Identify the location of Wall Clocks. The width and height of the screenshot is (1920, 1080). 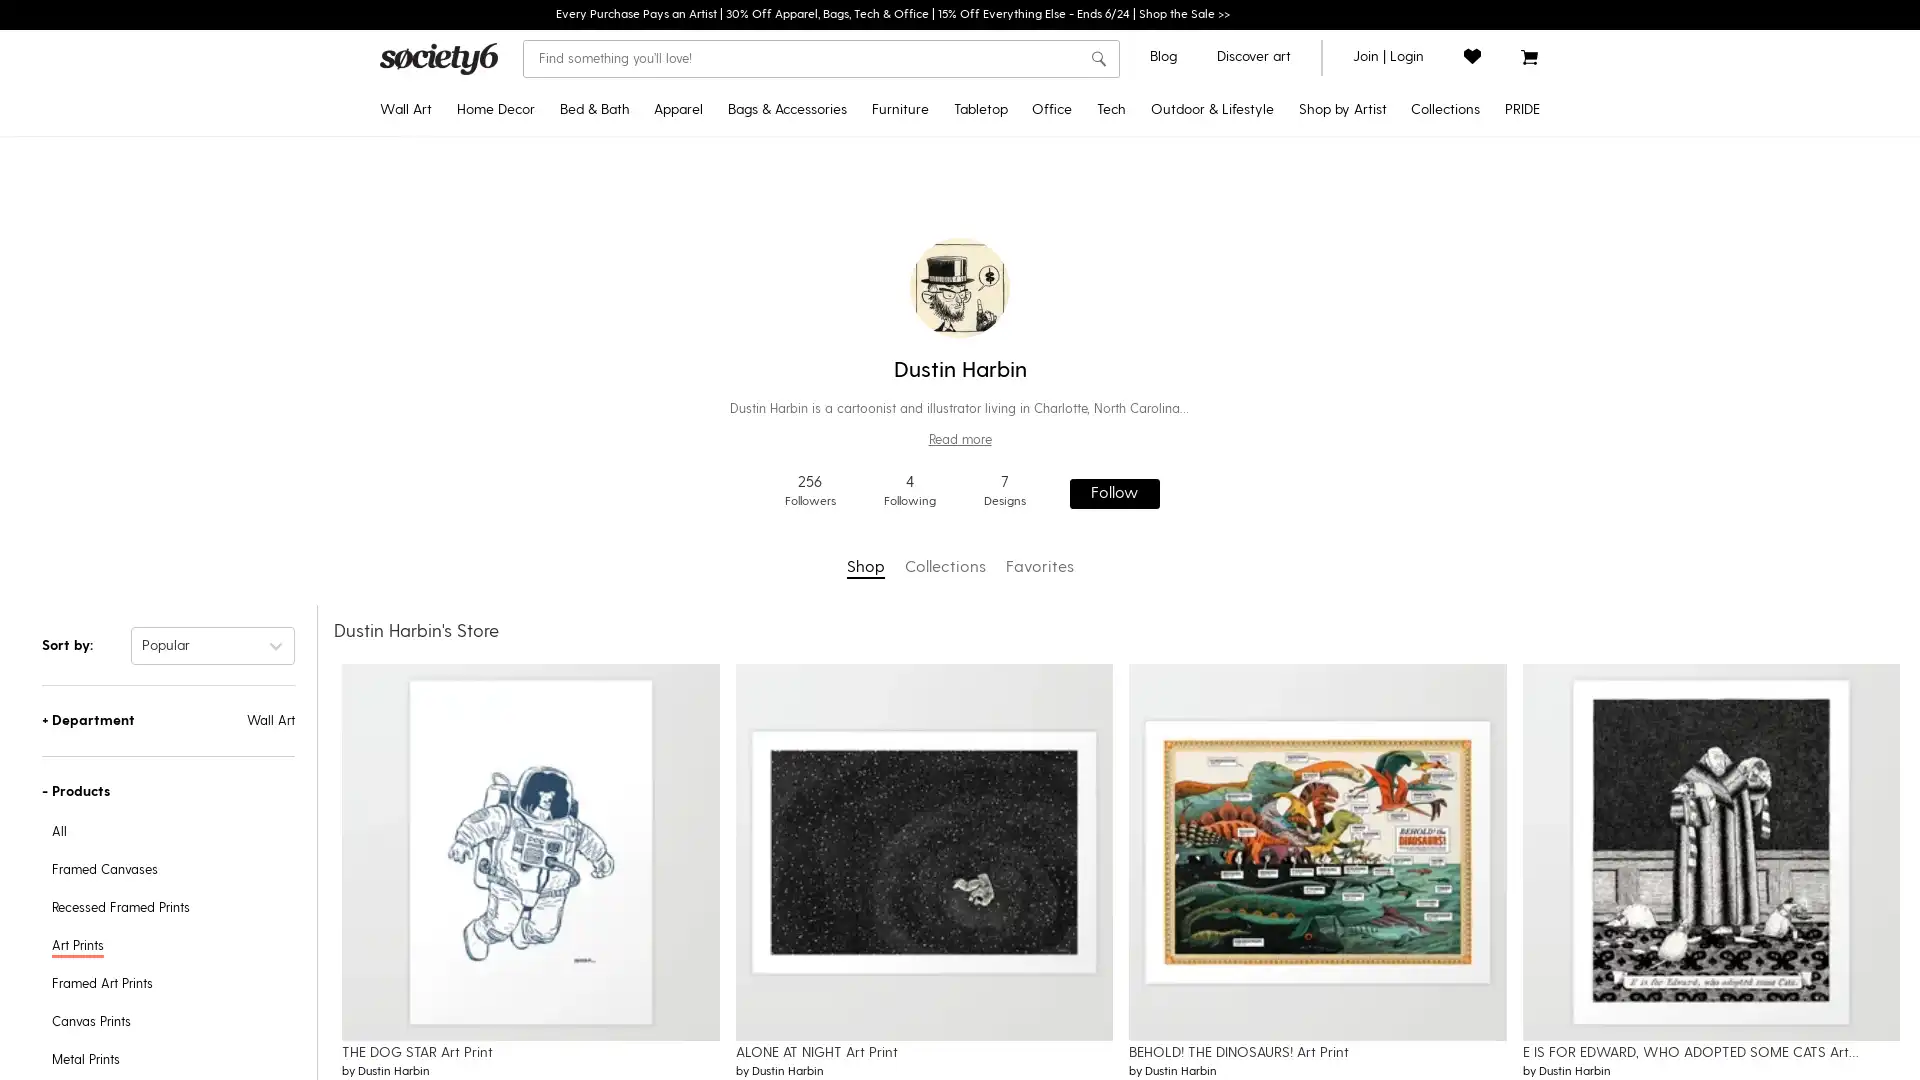
(533, 385).